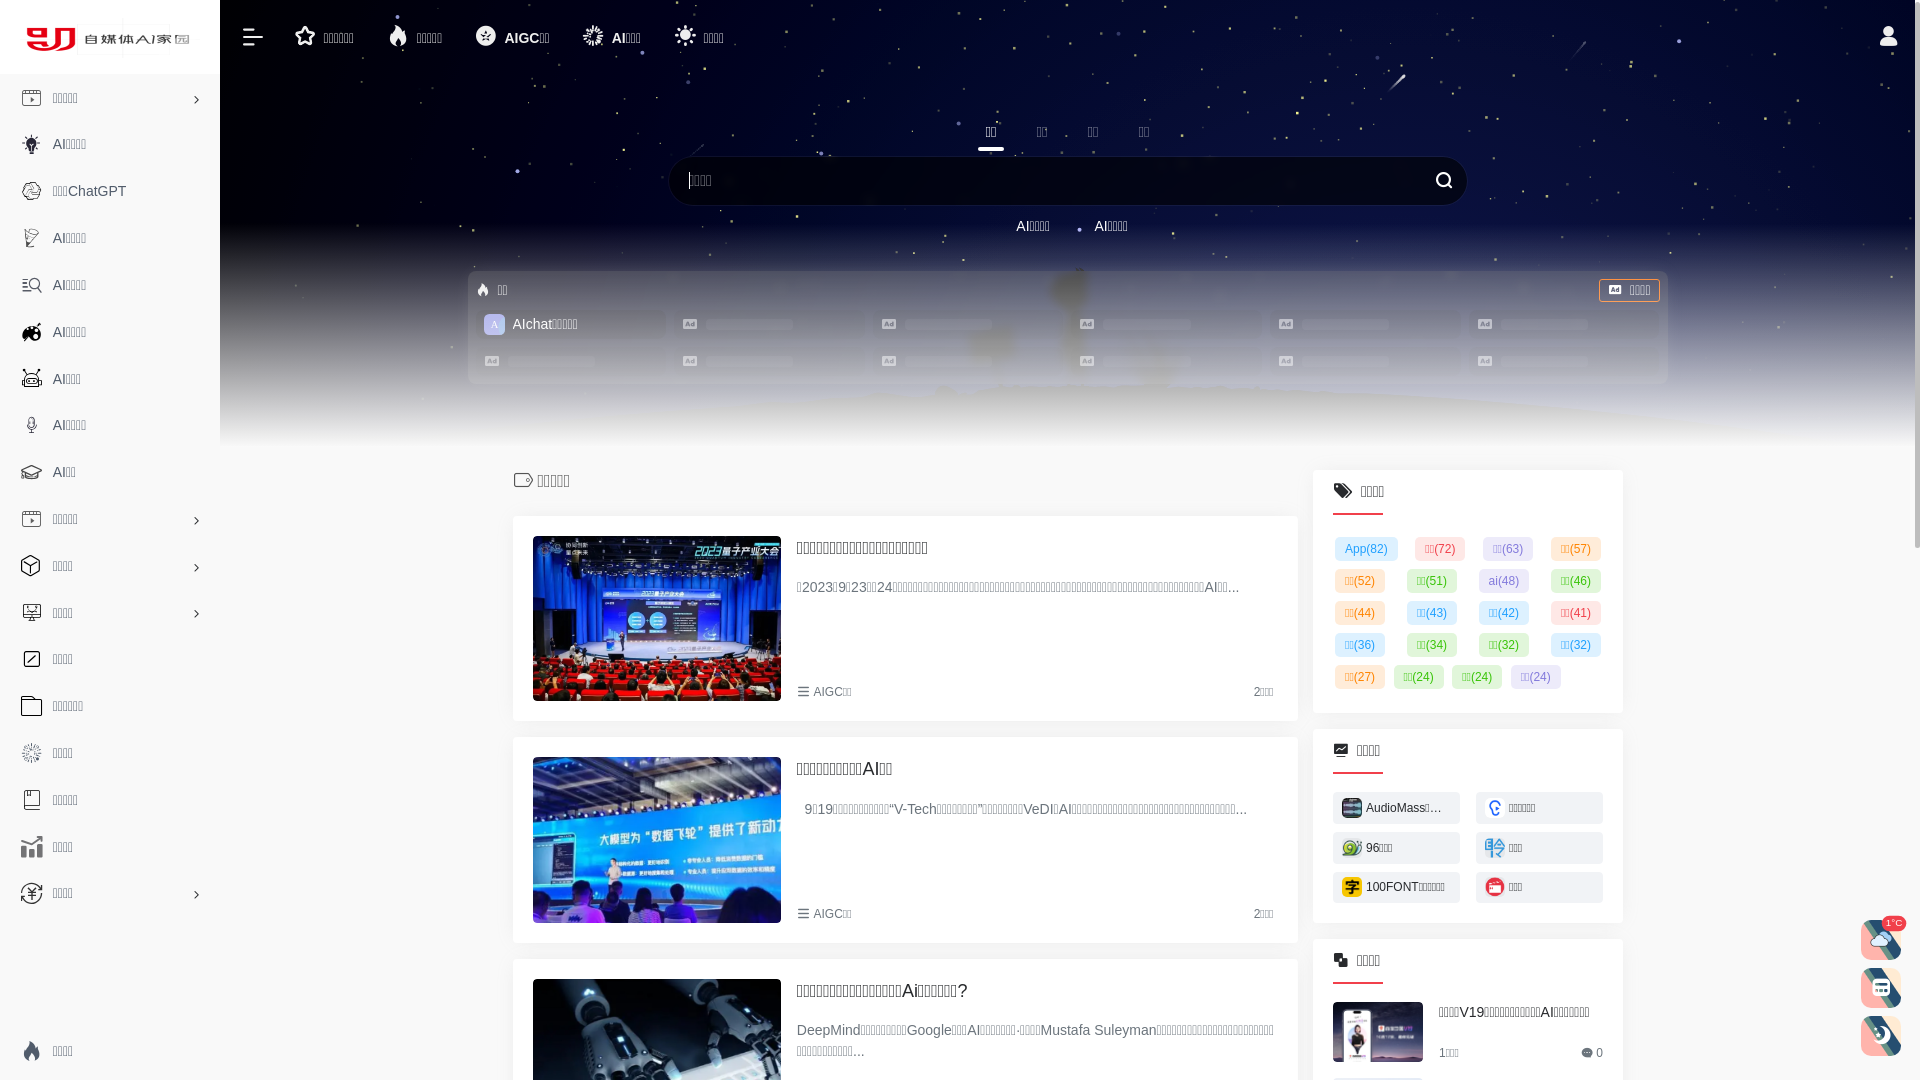  Describe the element at coordinates (1334, 548) in the screenshot. I see `'App(82)'` at that location.